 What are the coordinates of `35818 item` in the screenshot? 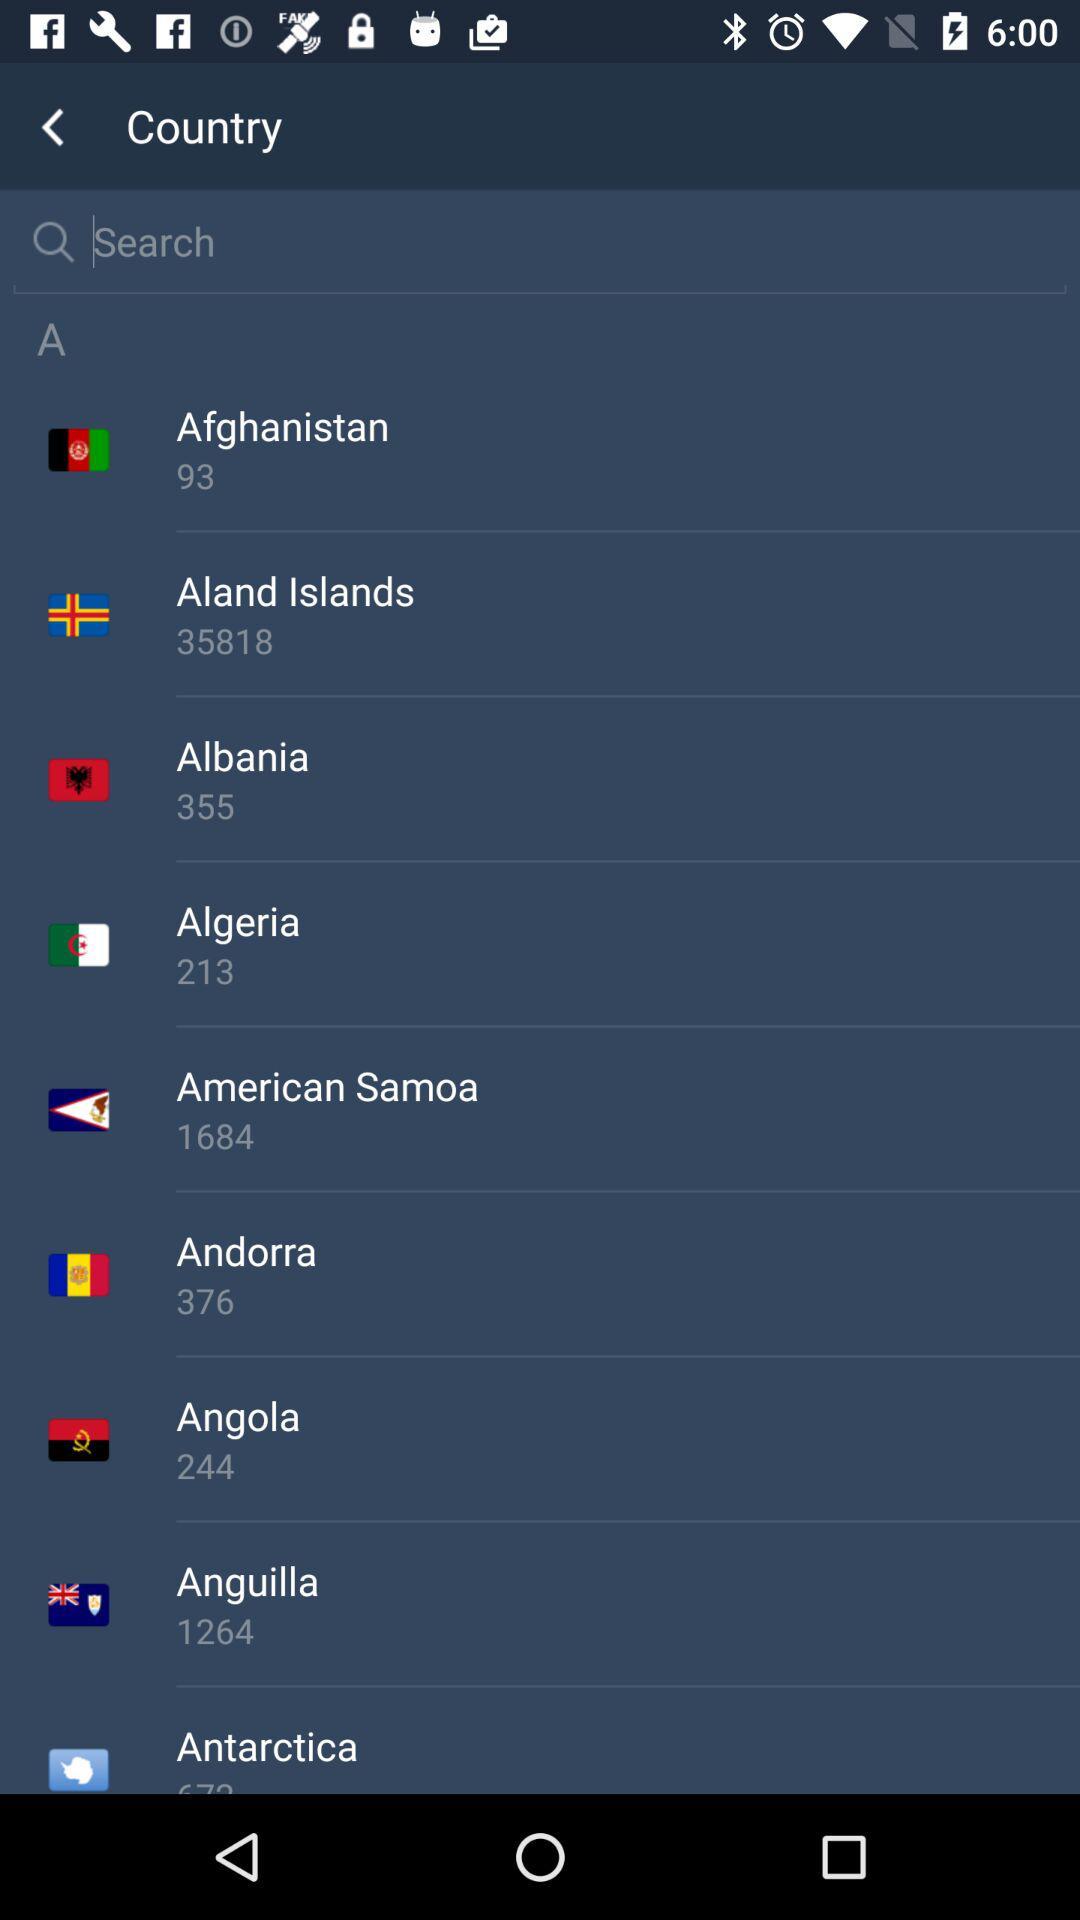 It's located at (627, 640).